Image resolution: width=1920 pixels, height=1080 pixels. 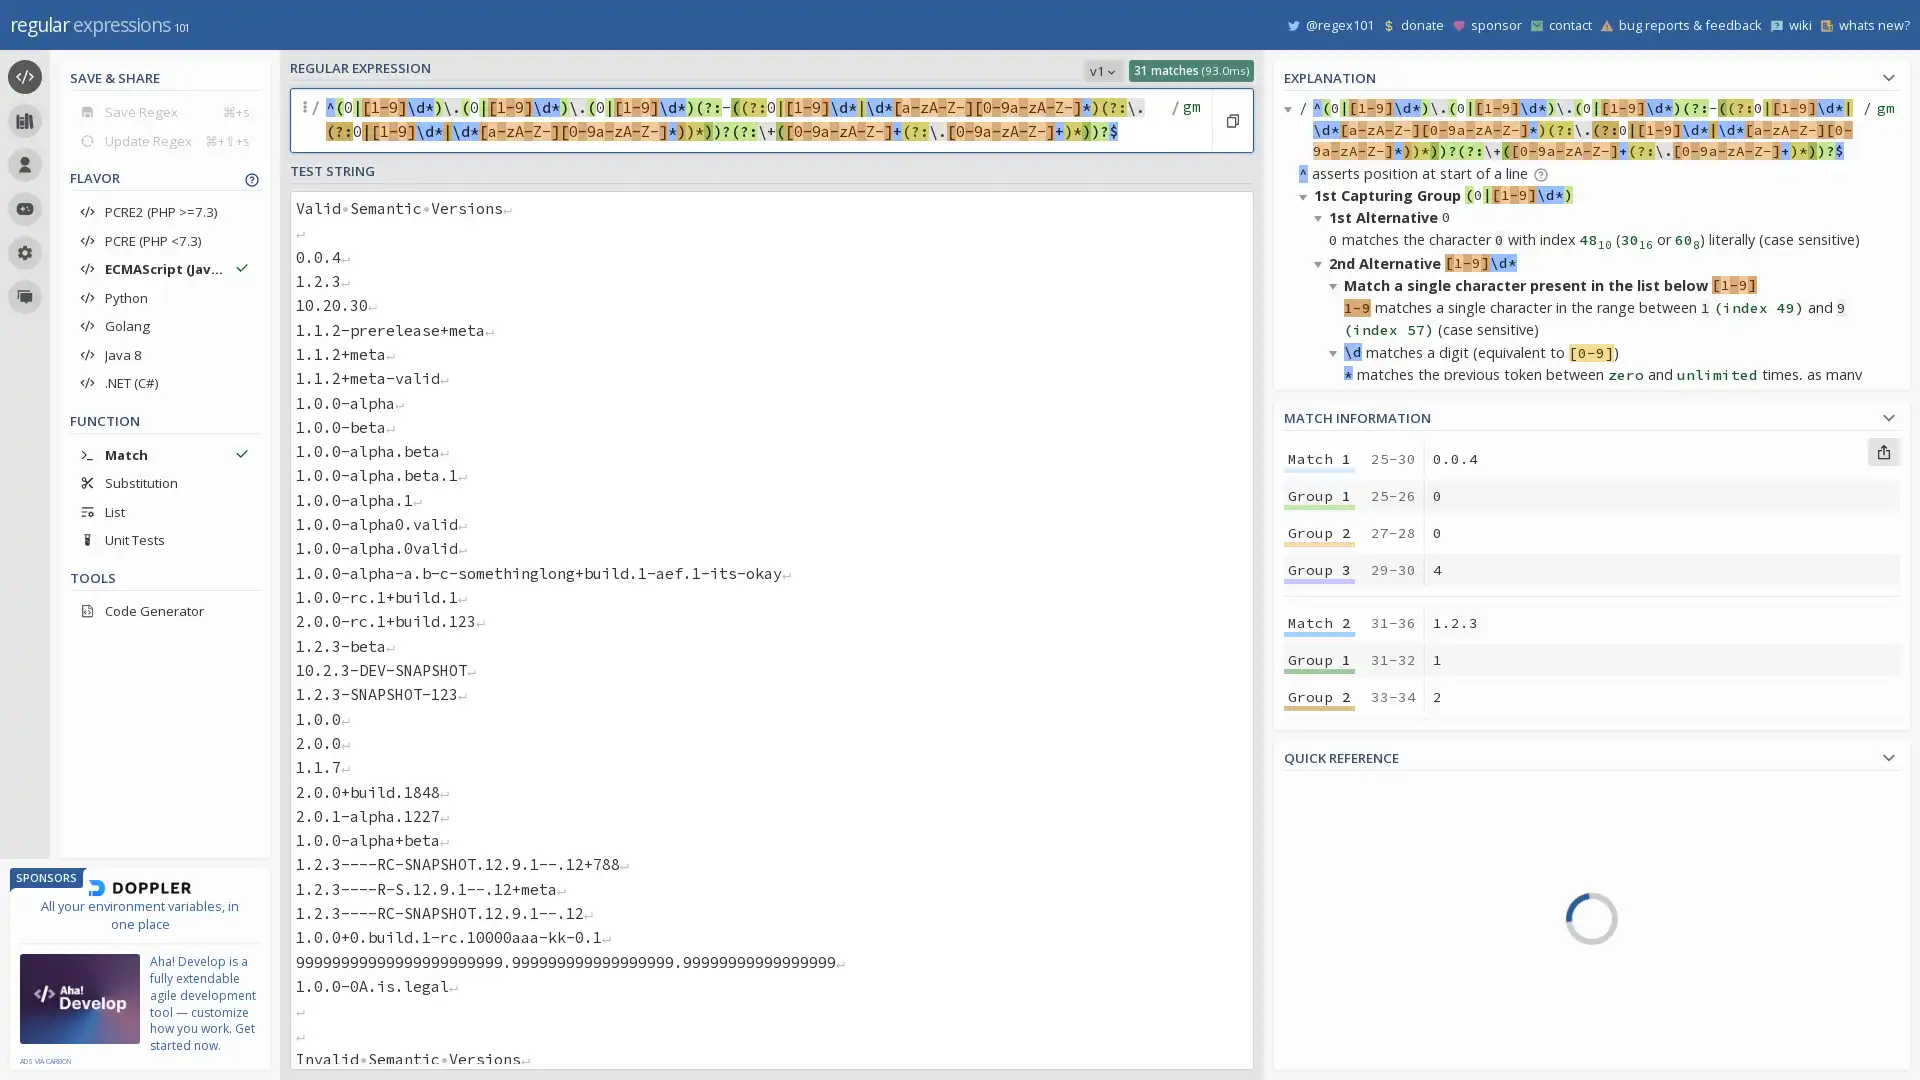 What do you see at coordinates (1691, 991) in the screenshot?
I see `Any whitespace character \s` at bounding box center [1691, 991].